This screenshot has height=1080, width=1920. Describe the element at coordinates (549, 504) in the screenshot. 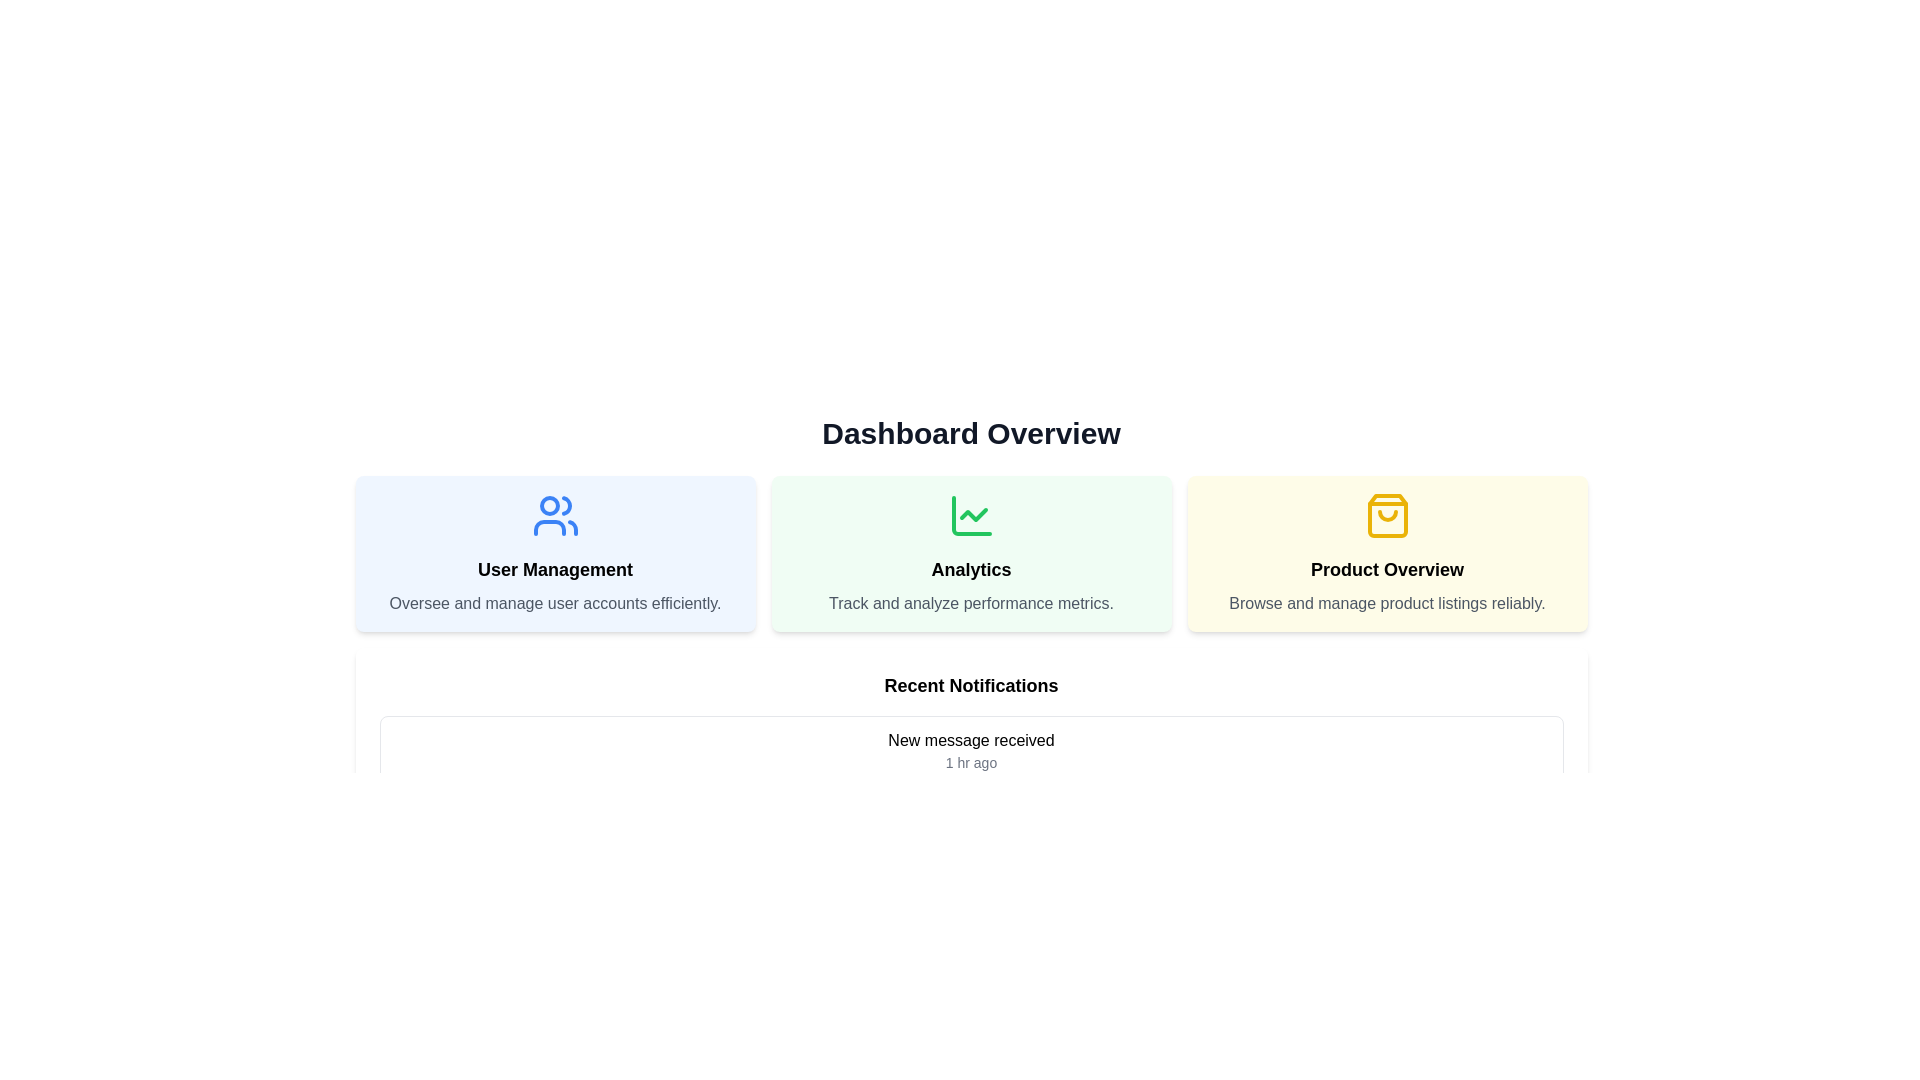

I see `the decorative circle inside the blue 'User Management' icon located near the top-left of the tile` at that location.